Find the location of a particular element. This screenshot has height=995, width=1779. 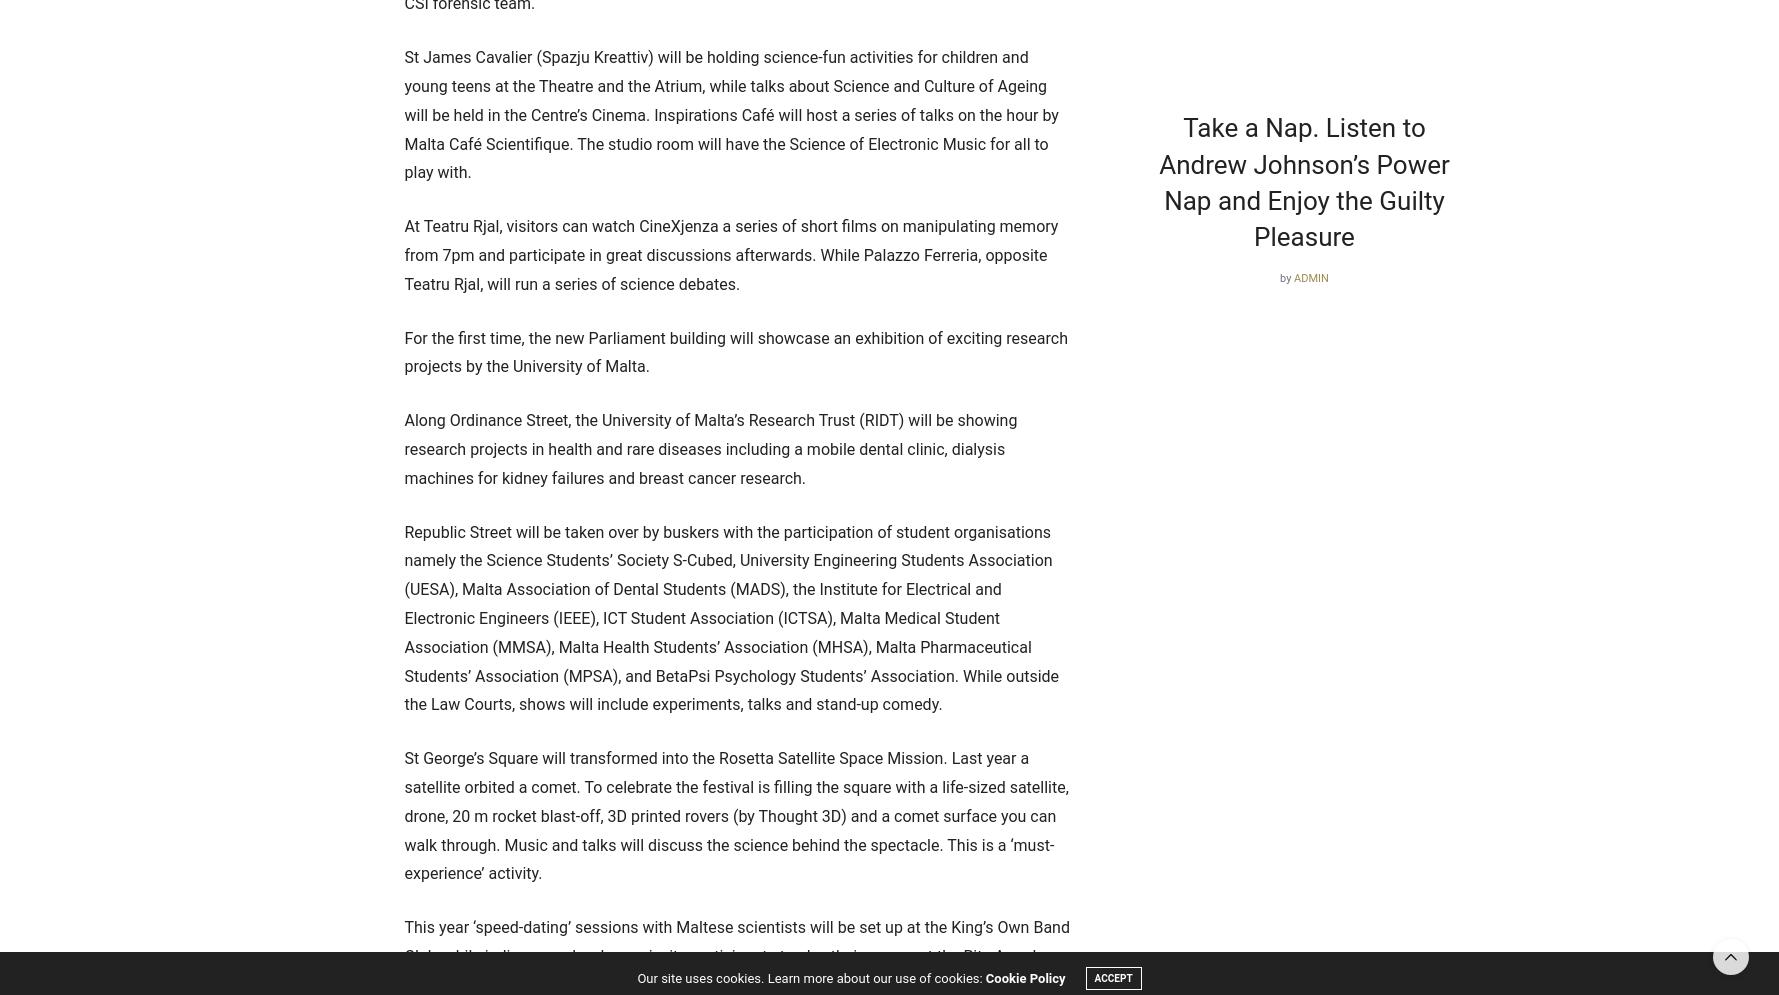

'St James Cavalier (Spazju Kreattiv) will be holding science-fun activities for children and young teens at the Theatre and the Atrium, while talks about Science and Culture of Ageing will be held in the Centre’s Cinema. Inspirations Café will host a series of talks on the hour by Malta Café Scientifique. The studio room will have the Science of Electronic Music for all to play with.' is located at coordinates (730, 115).